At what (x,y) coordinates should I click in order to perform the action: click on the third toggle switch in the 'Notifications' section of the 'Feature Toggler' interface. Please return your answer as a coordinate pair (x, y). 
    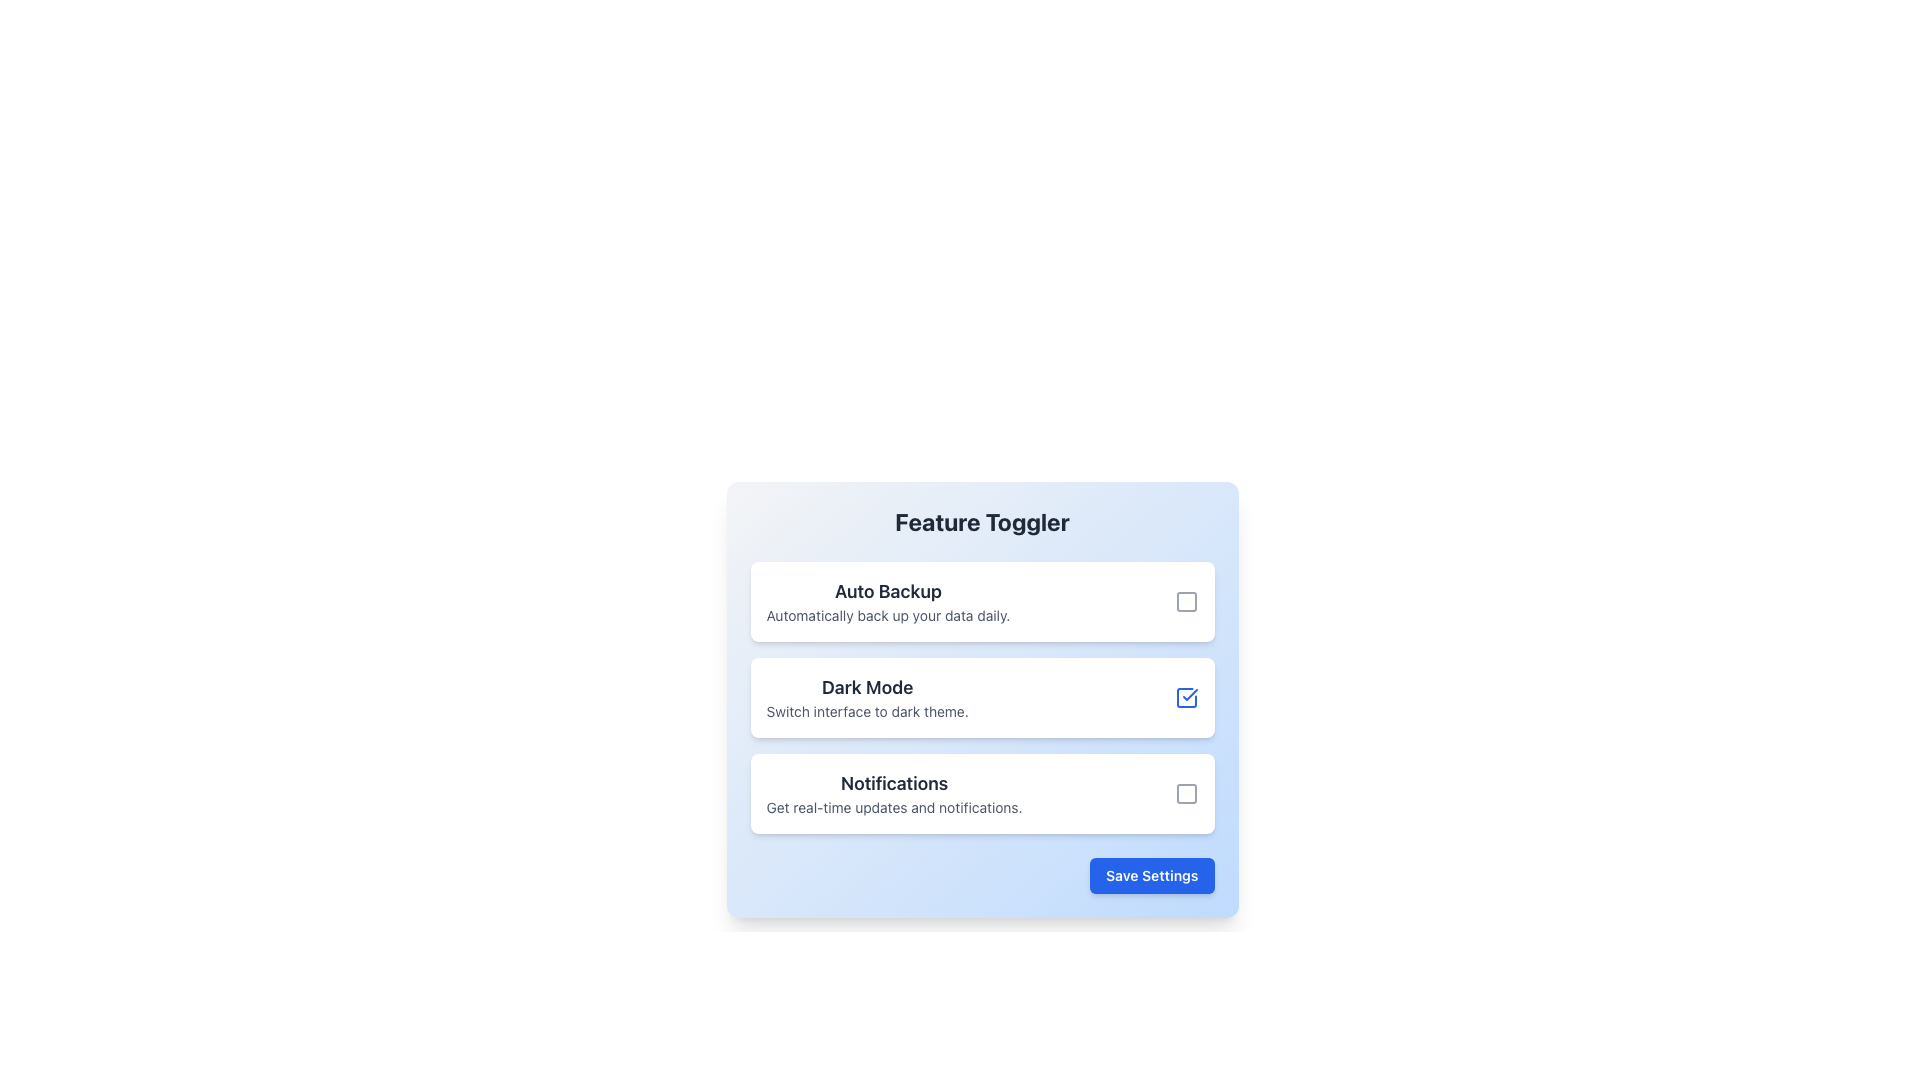
    Looking at the image, I should click on (1186, 793).